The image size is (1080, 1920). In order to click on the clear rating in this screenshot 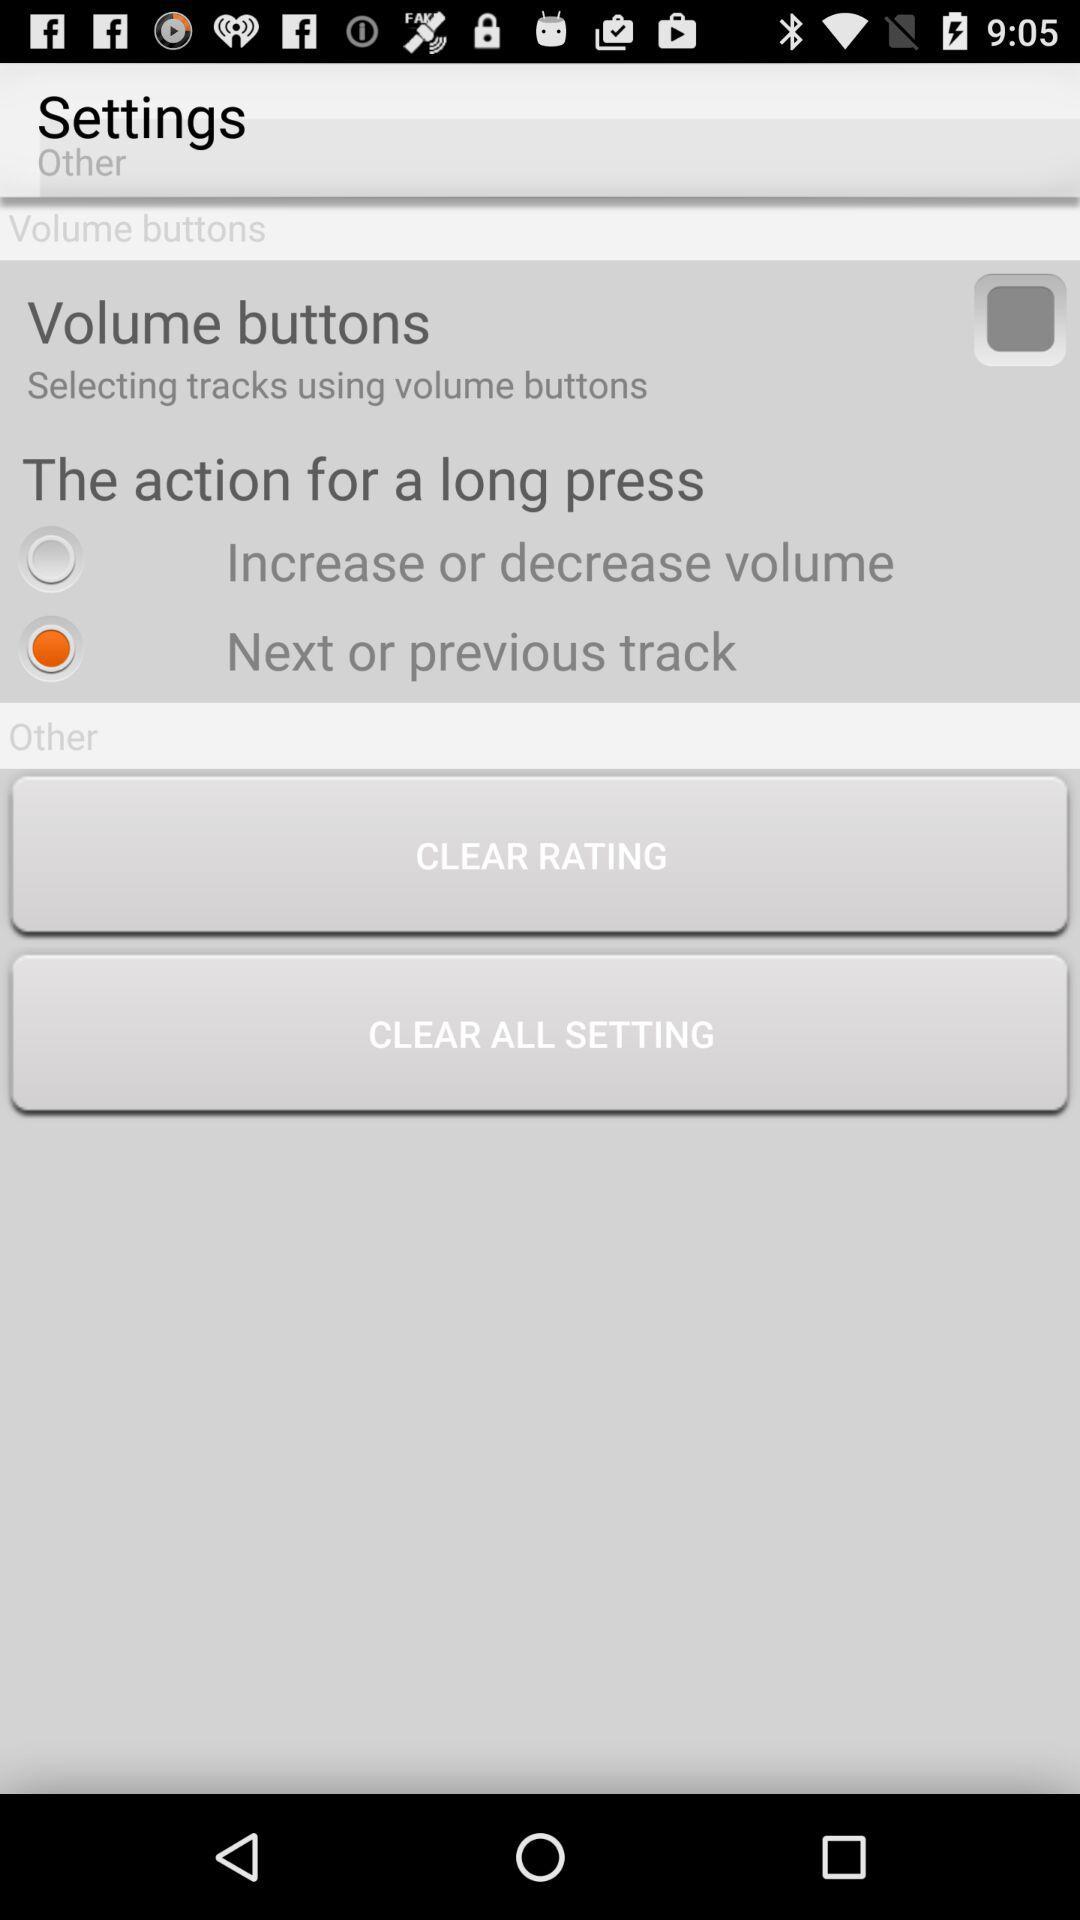, I will do `click(540, 858)`.